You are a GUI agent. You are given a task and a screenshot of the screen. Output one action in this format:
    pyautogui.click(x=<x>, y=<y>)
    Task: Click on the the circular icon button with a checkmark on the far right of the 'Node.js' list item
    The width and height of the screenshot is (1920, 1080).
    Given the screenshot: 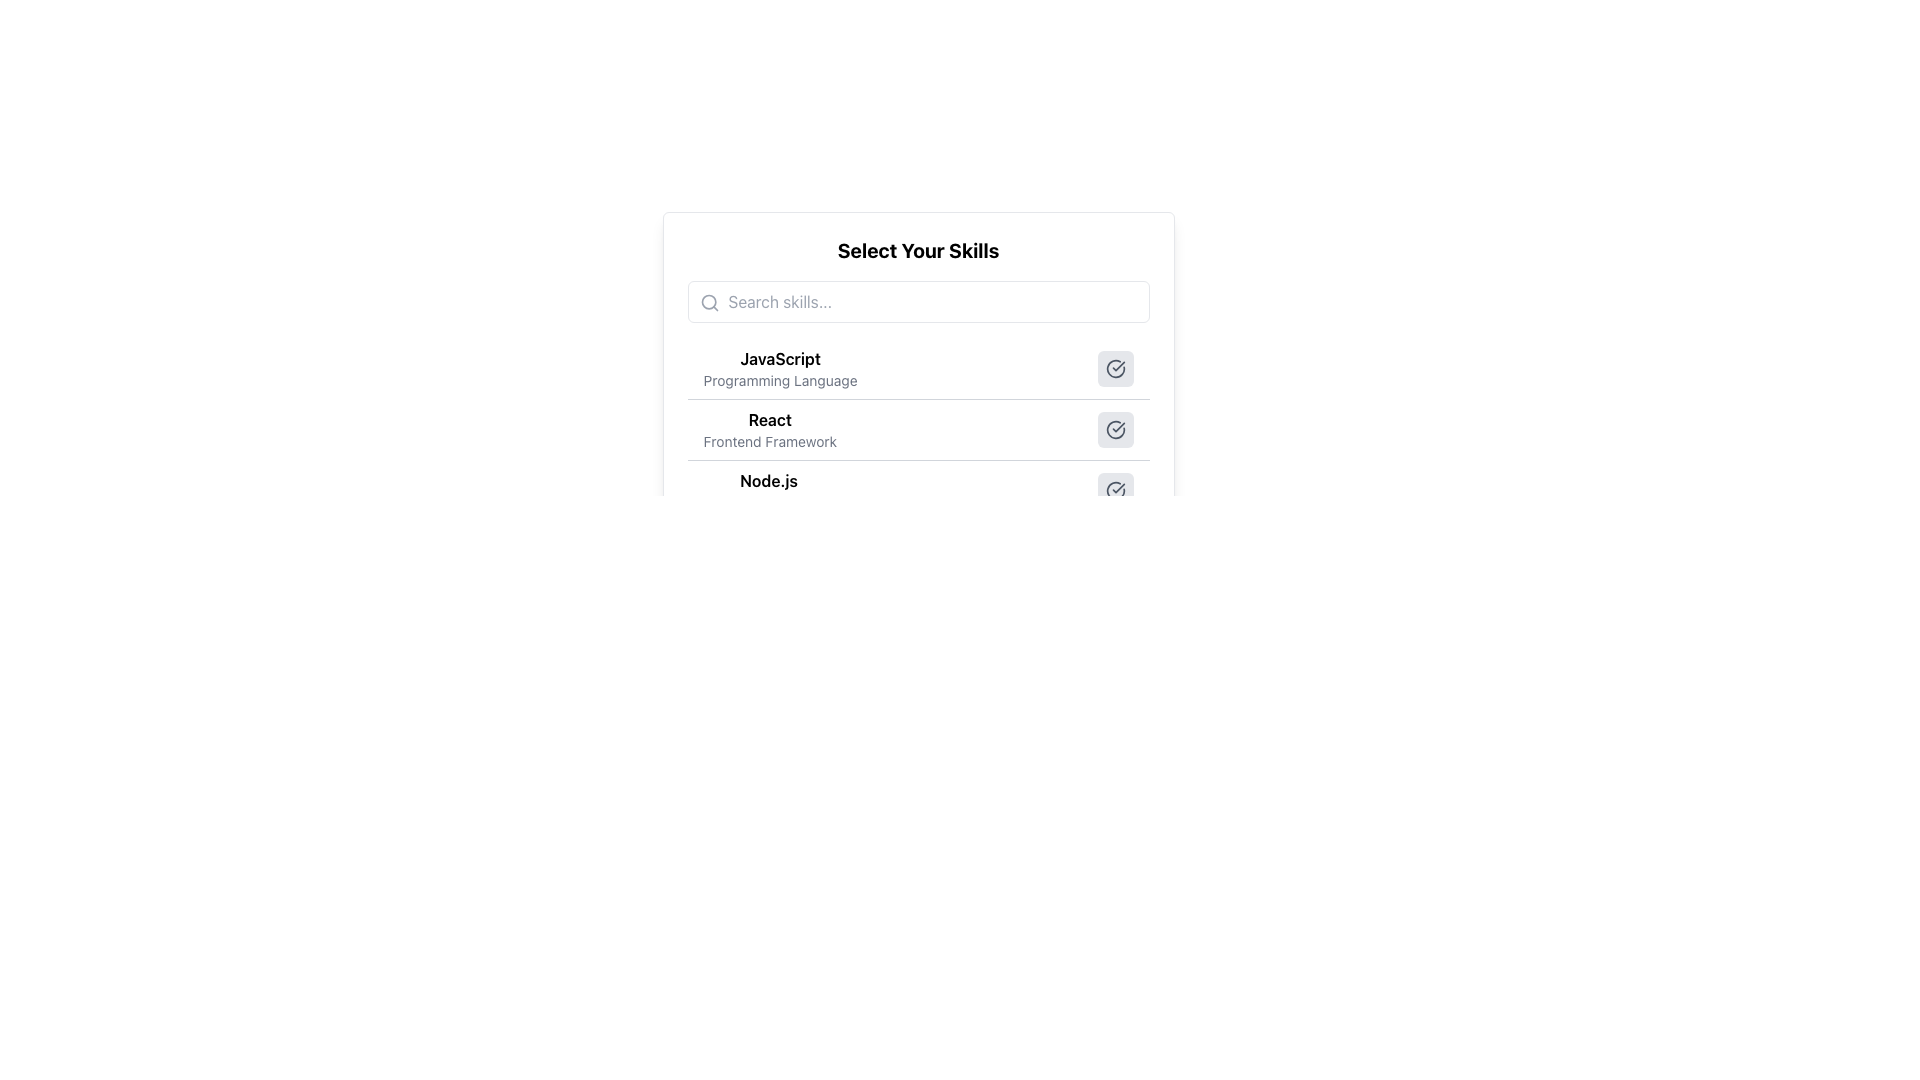 What is the action you would take?
    pyautogui.click(x=1114, y=490)
    